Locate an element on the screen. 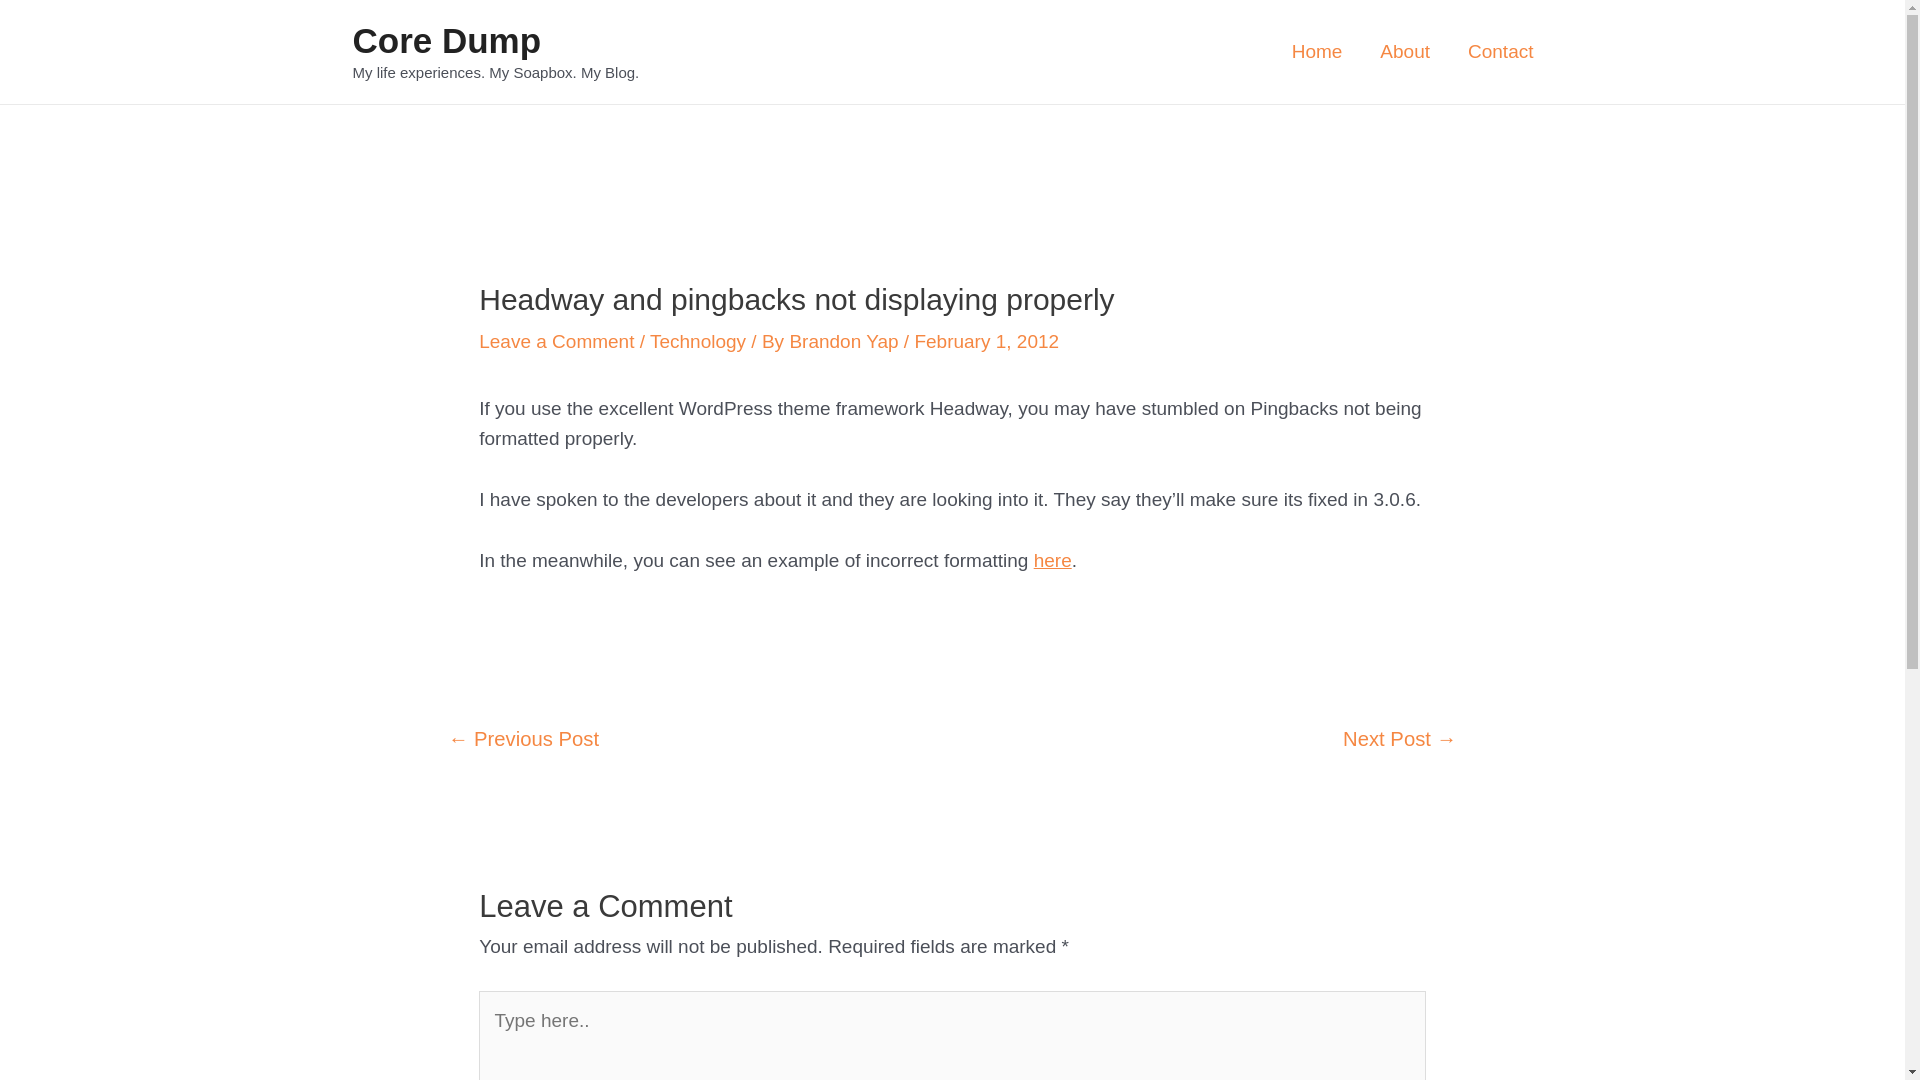 This screenshot has height=1080, width=1920. 'About' is located at coordinates (1404, 50).